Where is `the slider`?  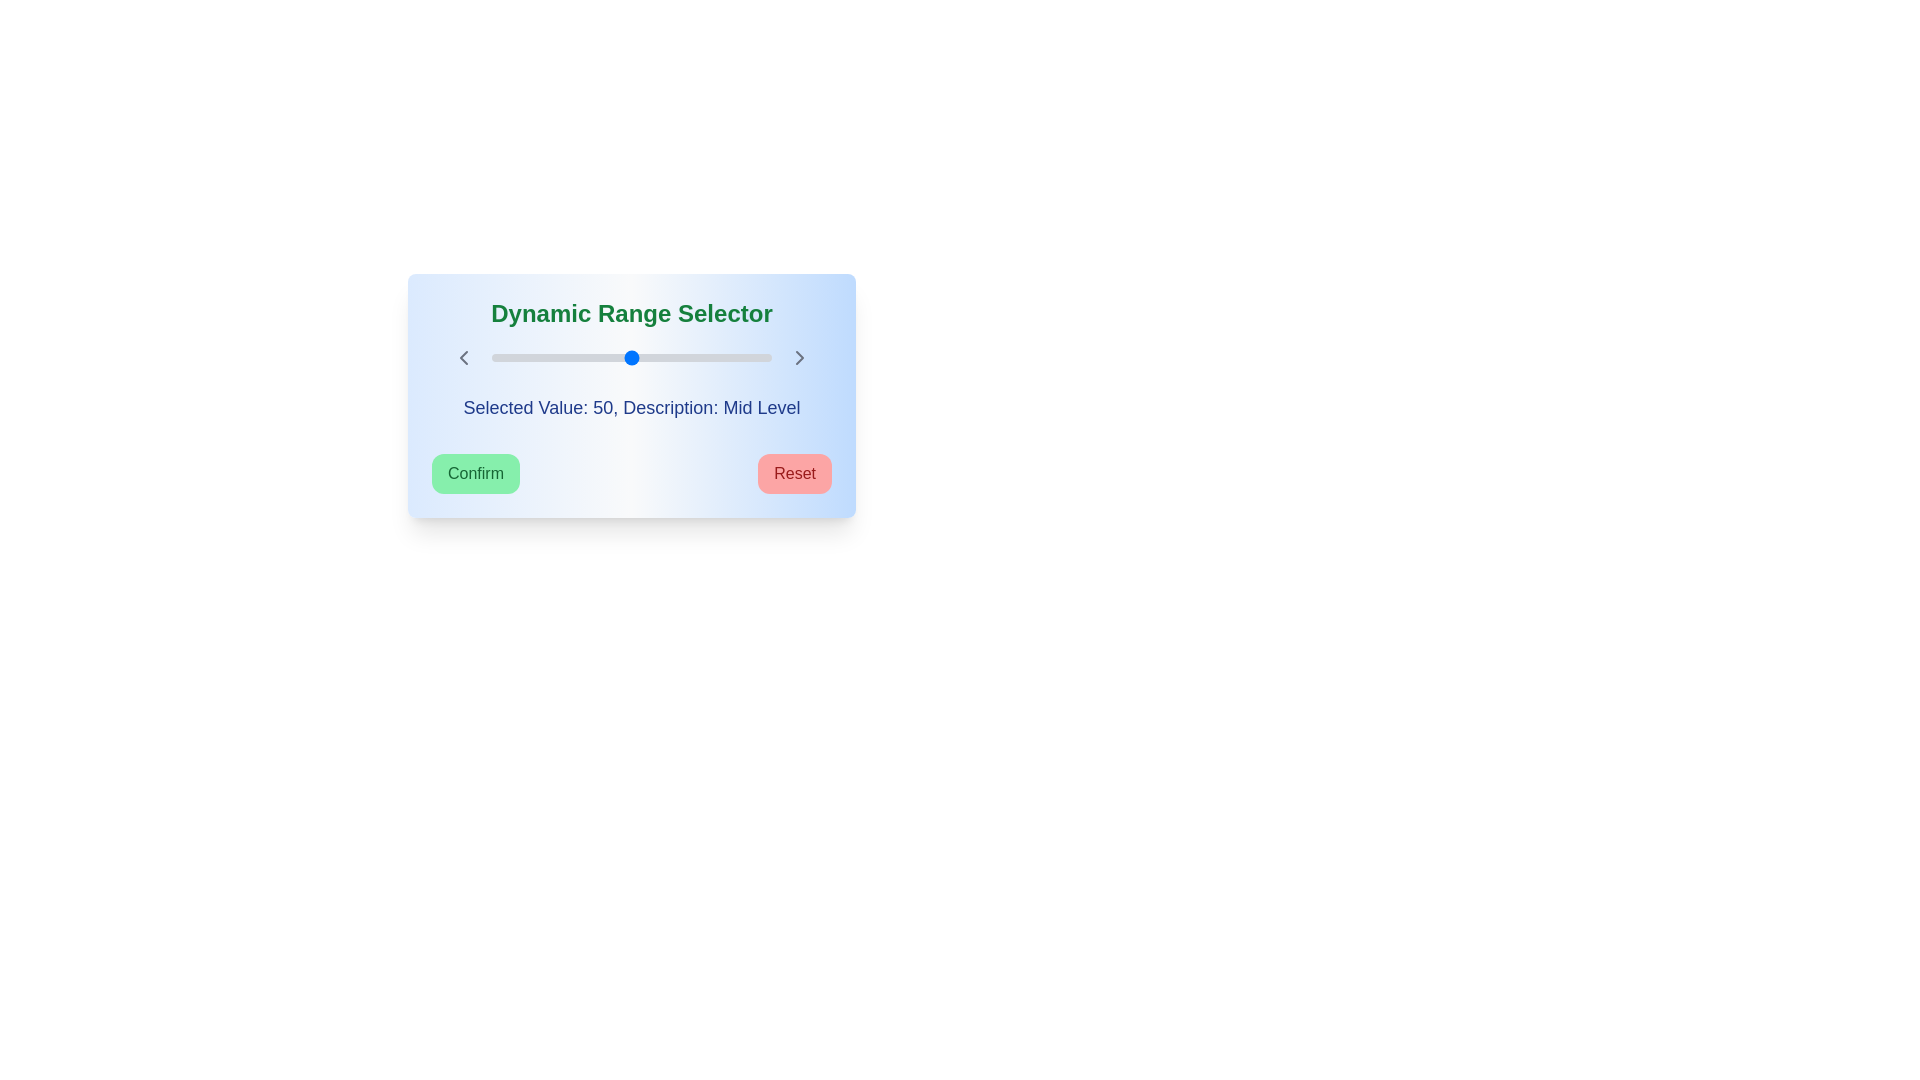 the slider is located at coordinates (583, 357).